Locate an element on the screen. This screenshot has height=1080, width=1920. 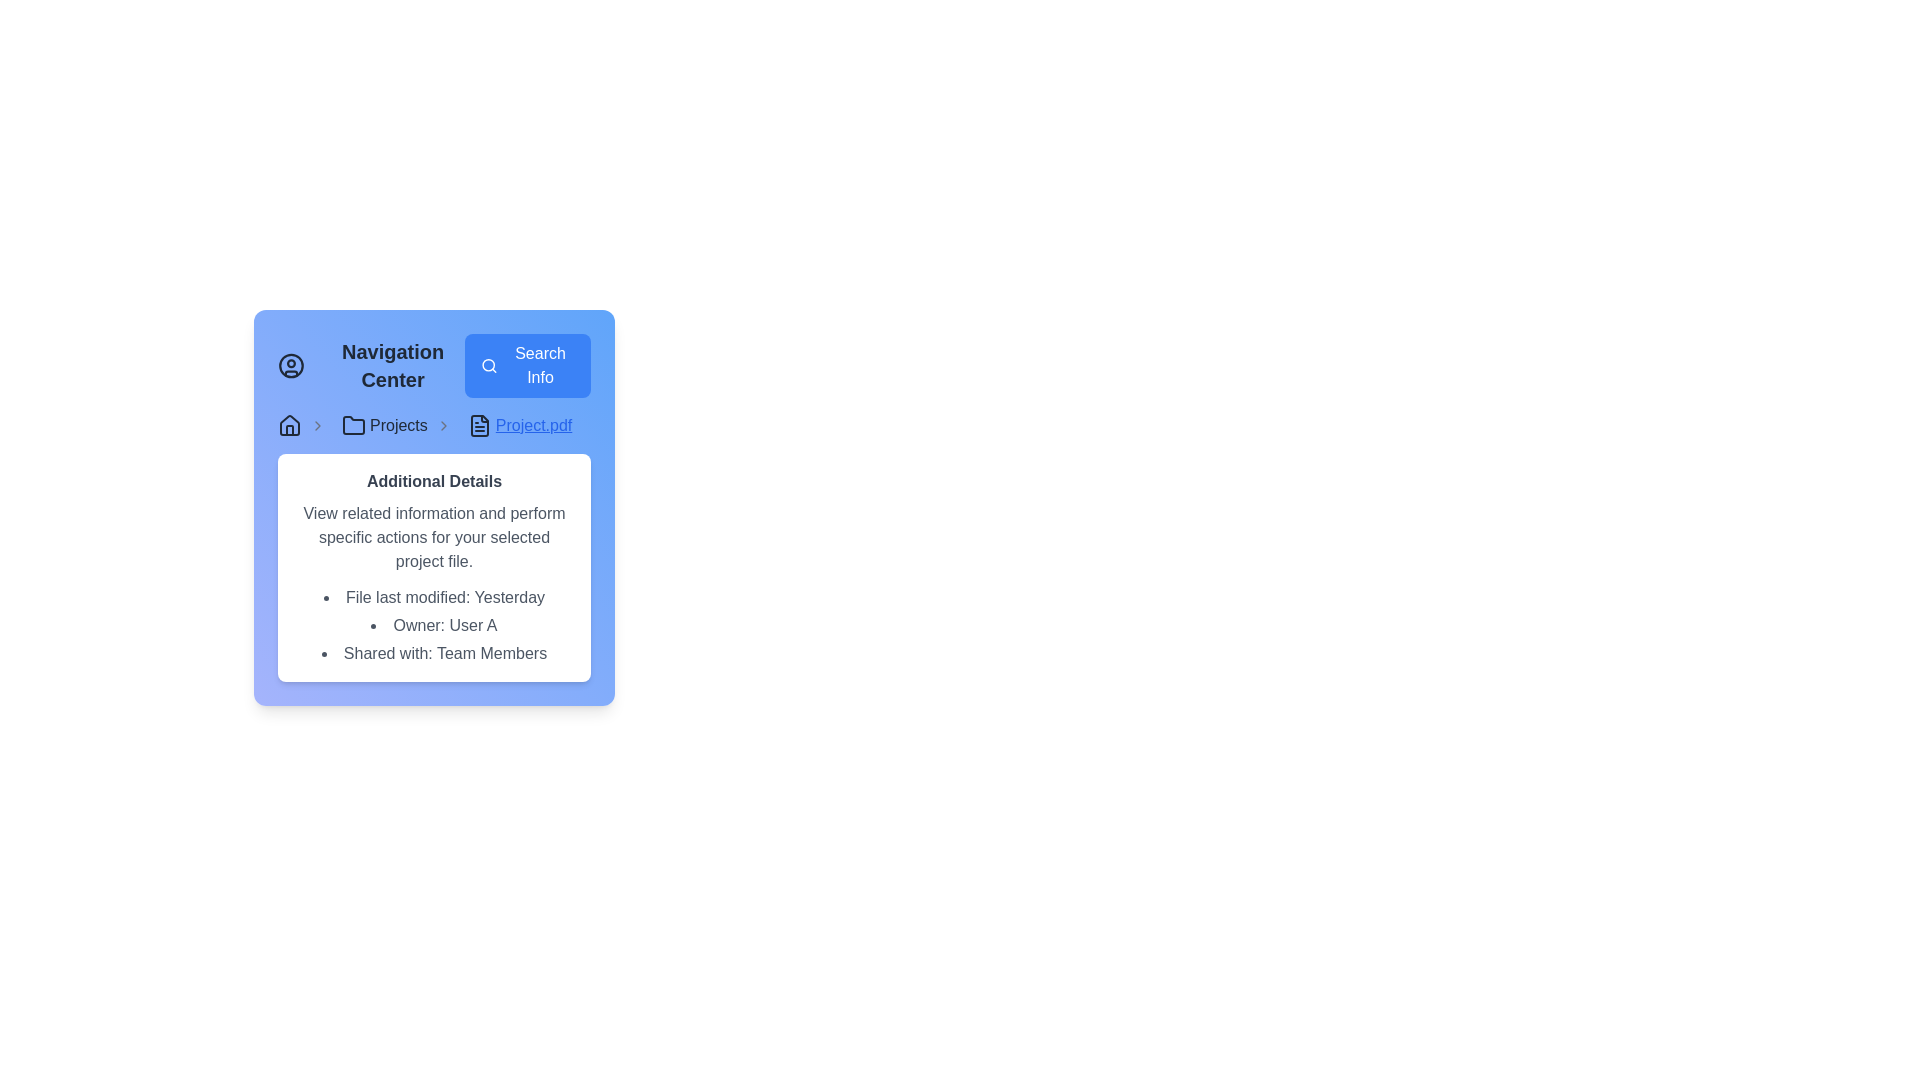
the text-based hyperlink that references 'Project.pdf' is located at coordinates (533, 424).